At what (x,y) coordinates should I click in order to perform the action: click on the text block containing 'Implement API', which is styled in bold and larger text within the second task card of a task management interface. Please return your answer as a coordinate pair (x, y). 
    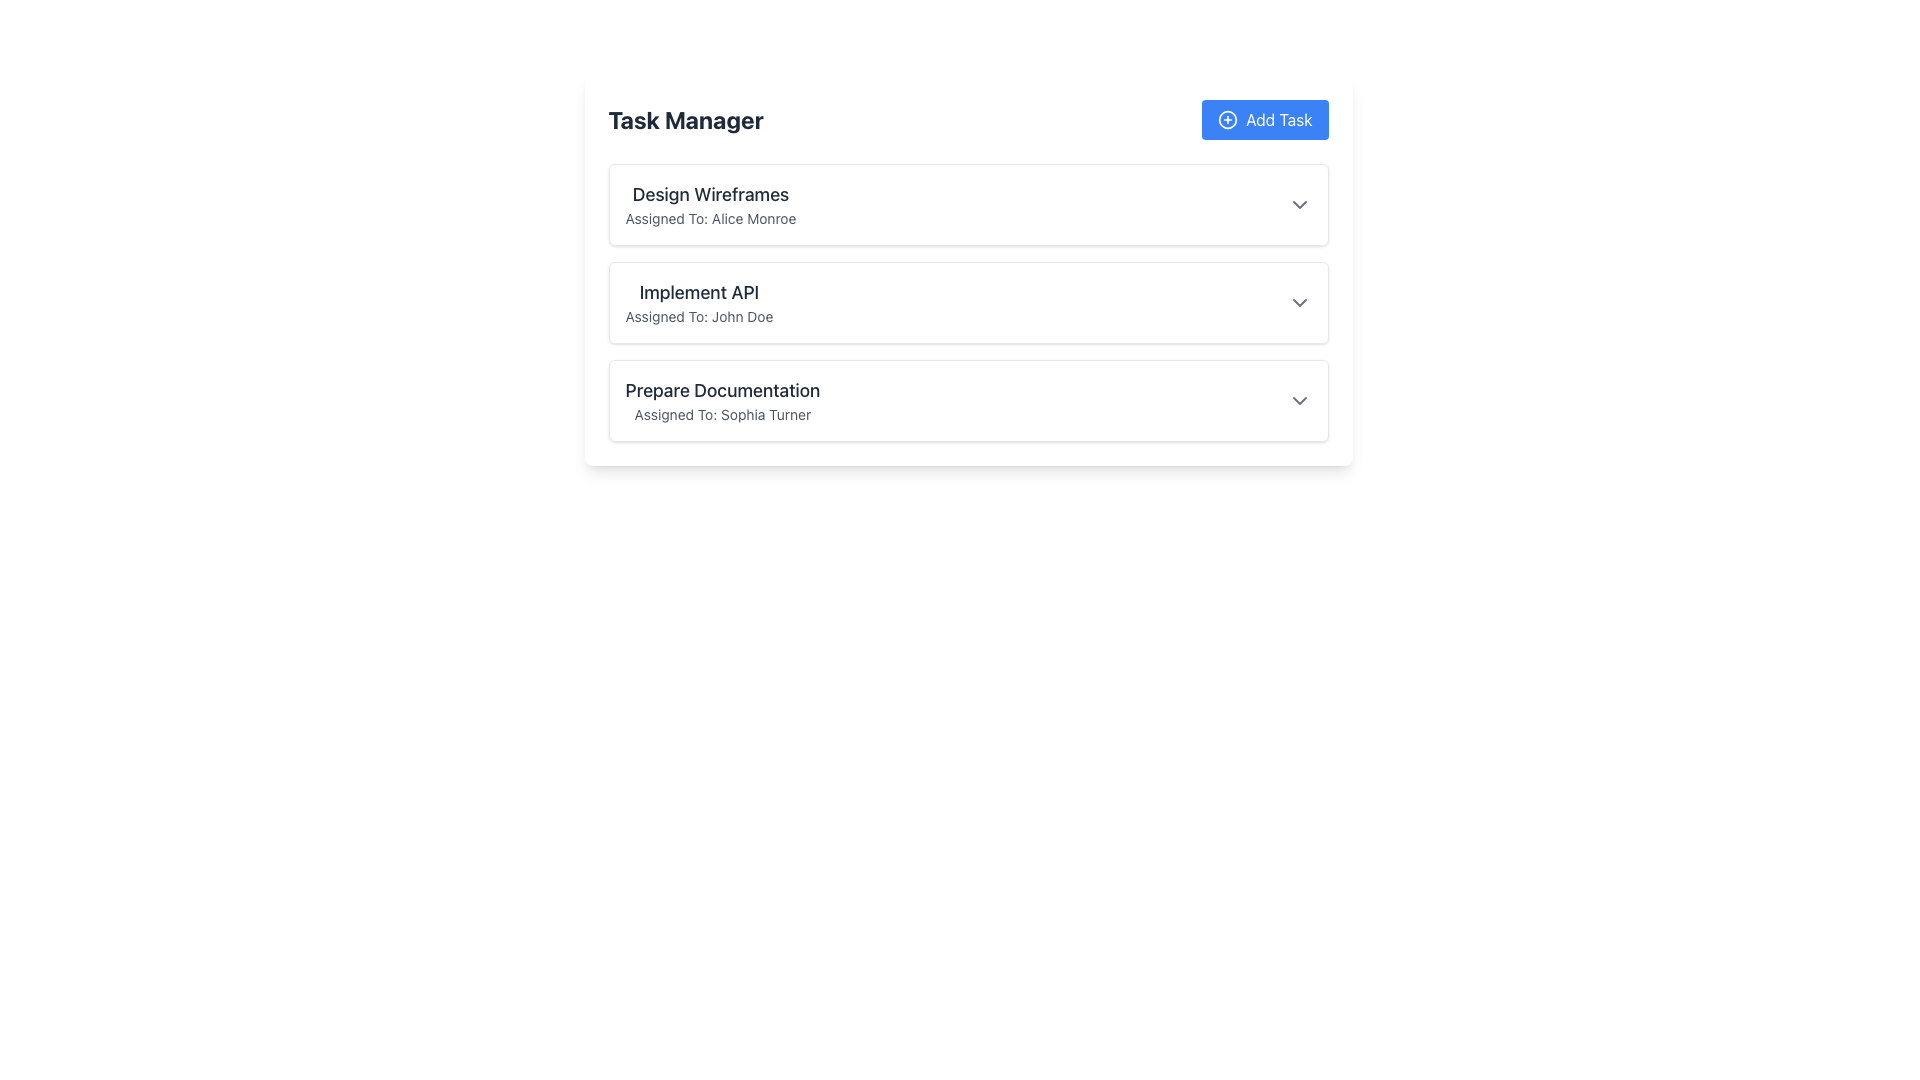
    Looking at the image, I should click on (699, 293).